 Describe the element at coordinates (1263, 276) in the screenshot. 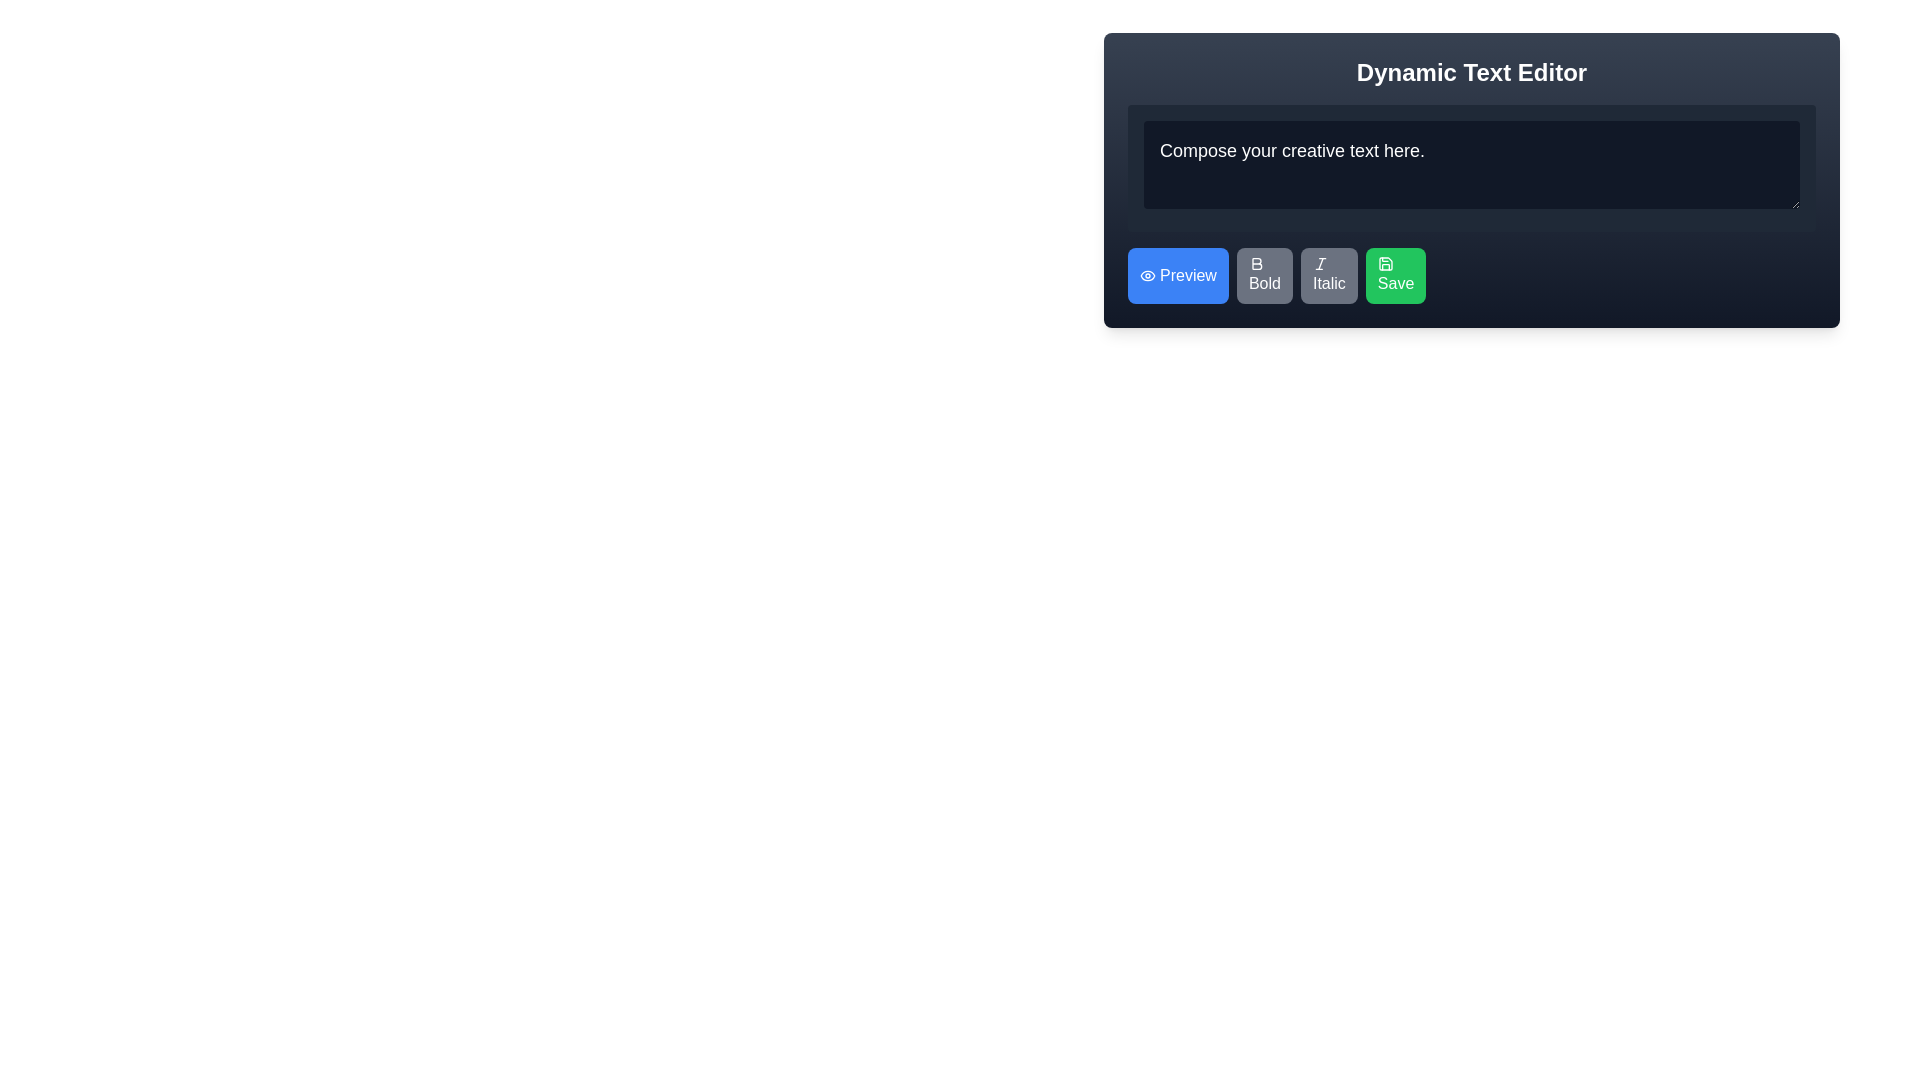

I see `the bold formatting button, which is the second button in a row of four buttons located below the dark text editing area, to observe the color change` at that location.